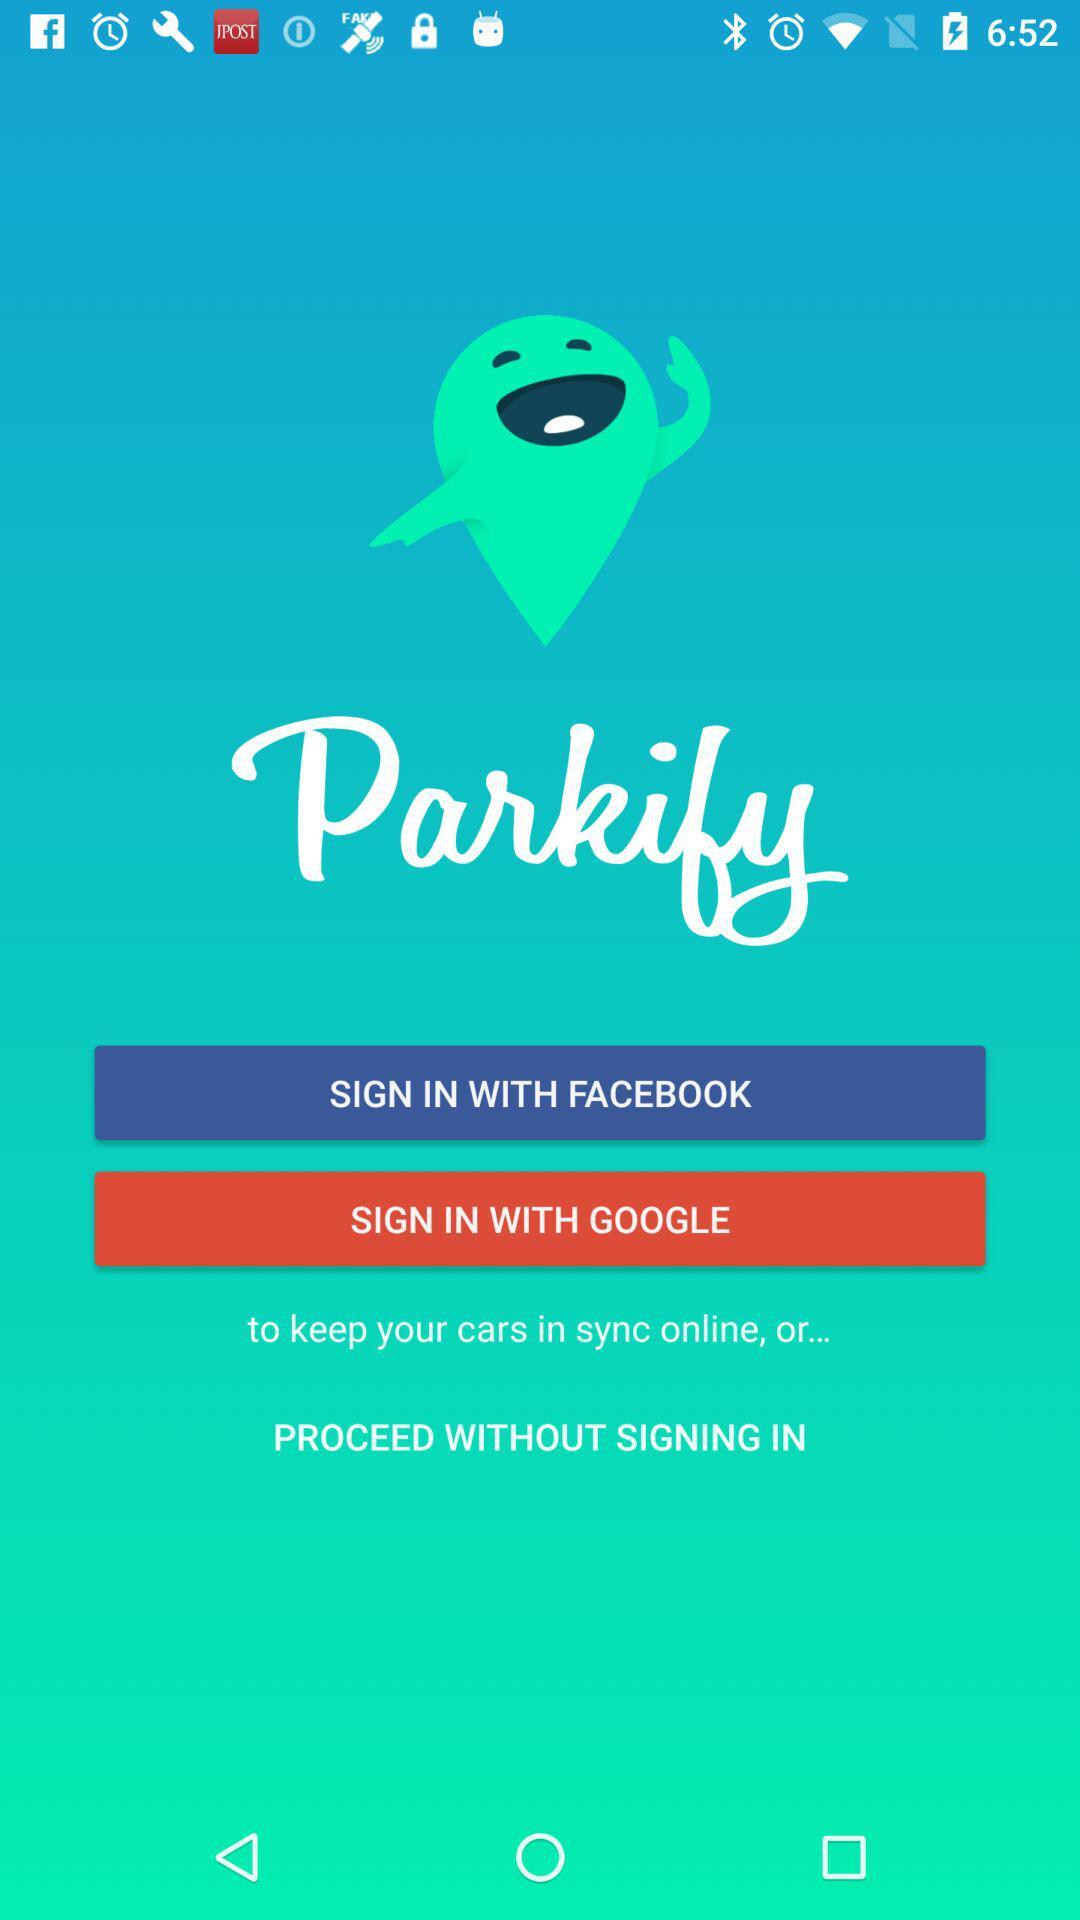 The height and width of the screenshot is (1920, 1080). I want to click on the proceed without signing item, so click(540, 1435).